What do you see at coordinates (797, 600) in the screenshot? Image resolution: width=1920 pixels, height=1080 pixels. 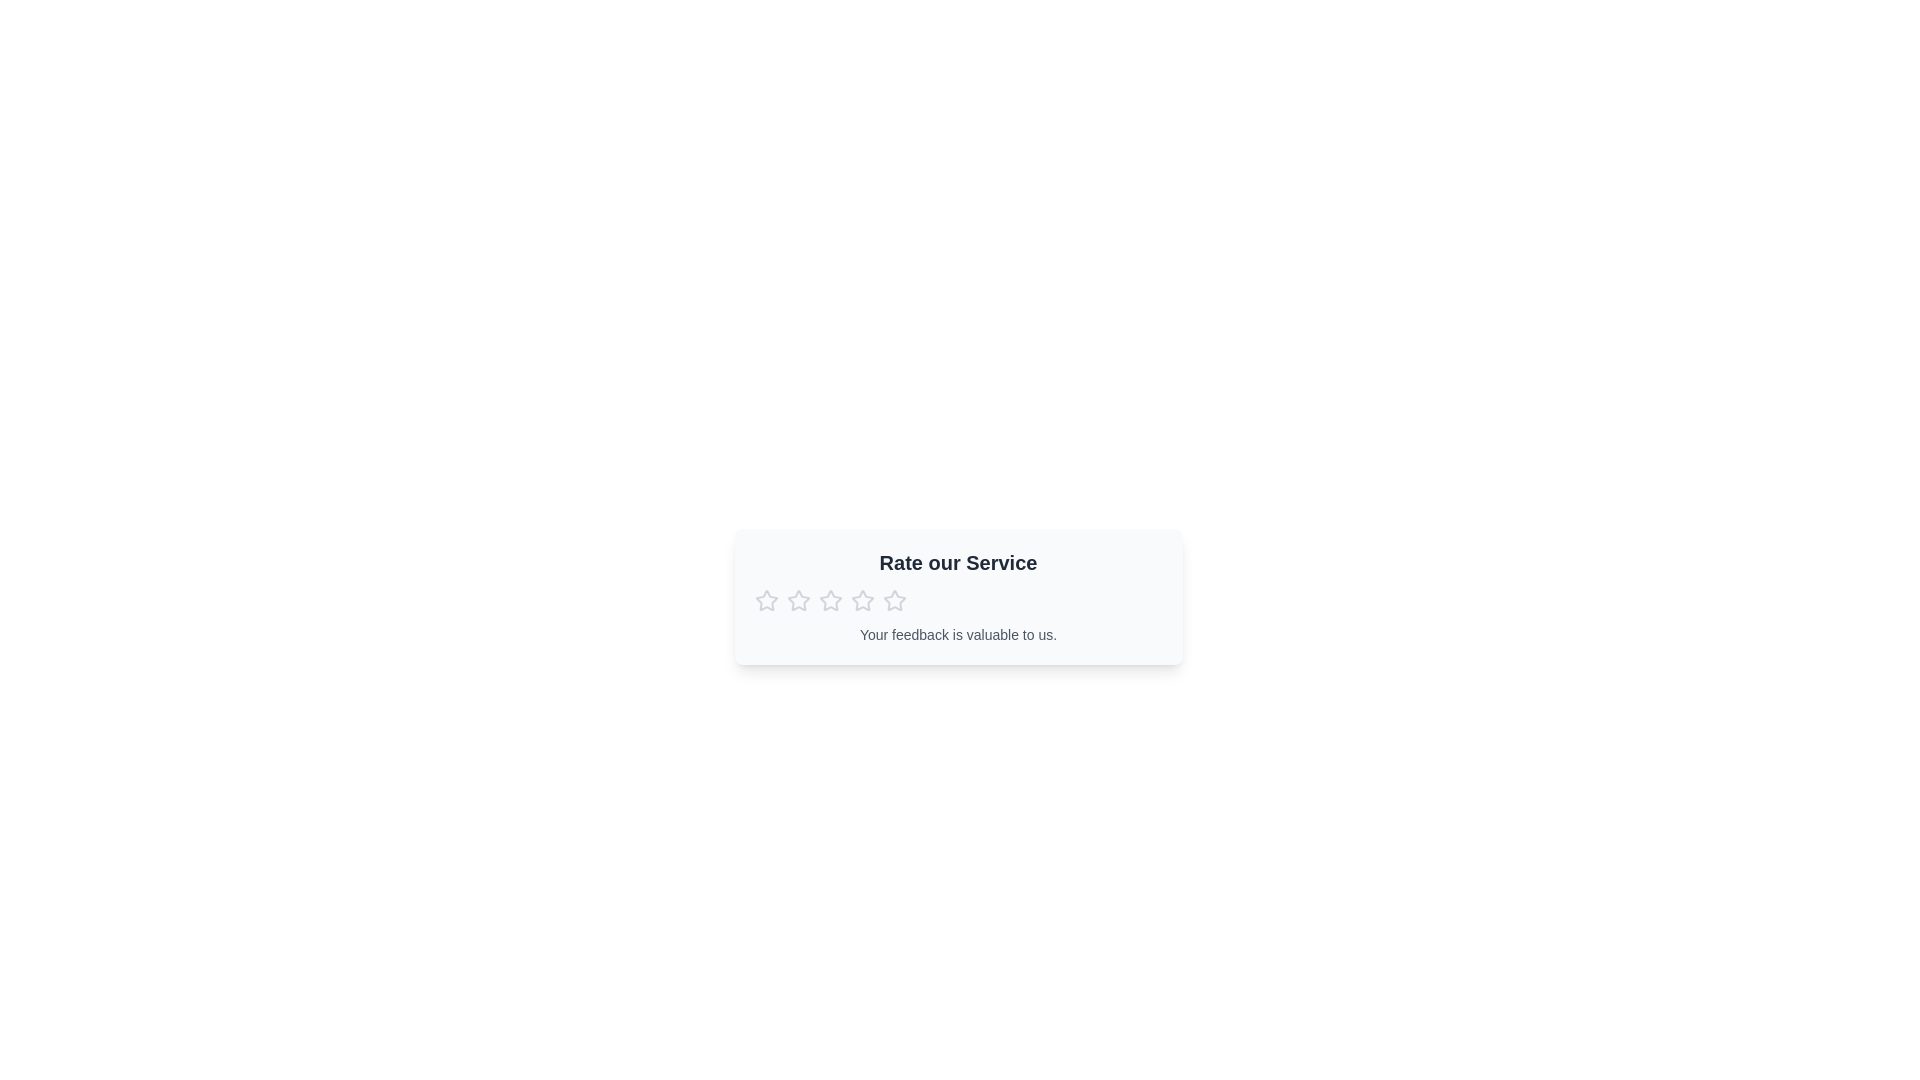 I see `the second star rating button located under the text 'Rate our Service'` at bounding box center [797, 600].